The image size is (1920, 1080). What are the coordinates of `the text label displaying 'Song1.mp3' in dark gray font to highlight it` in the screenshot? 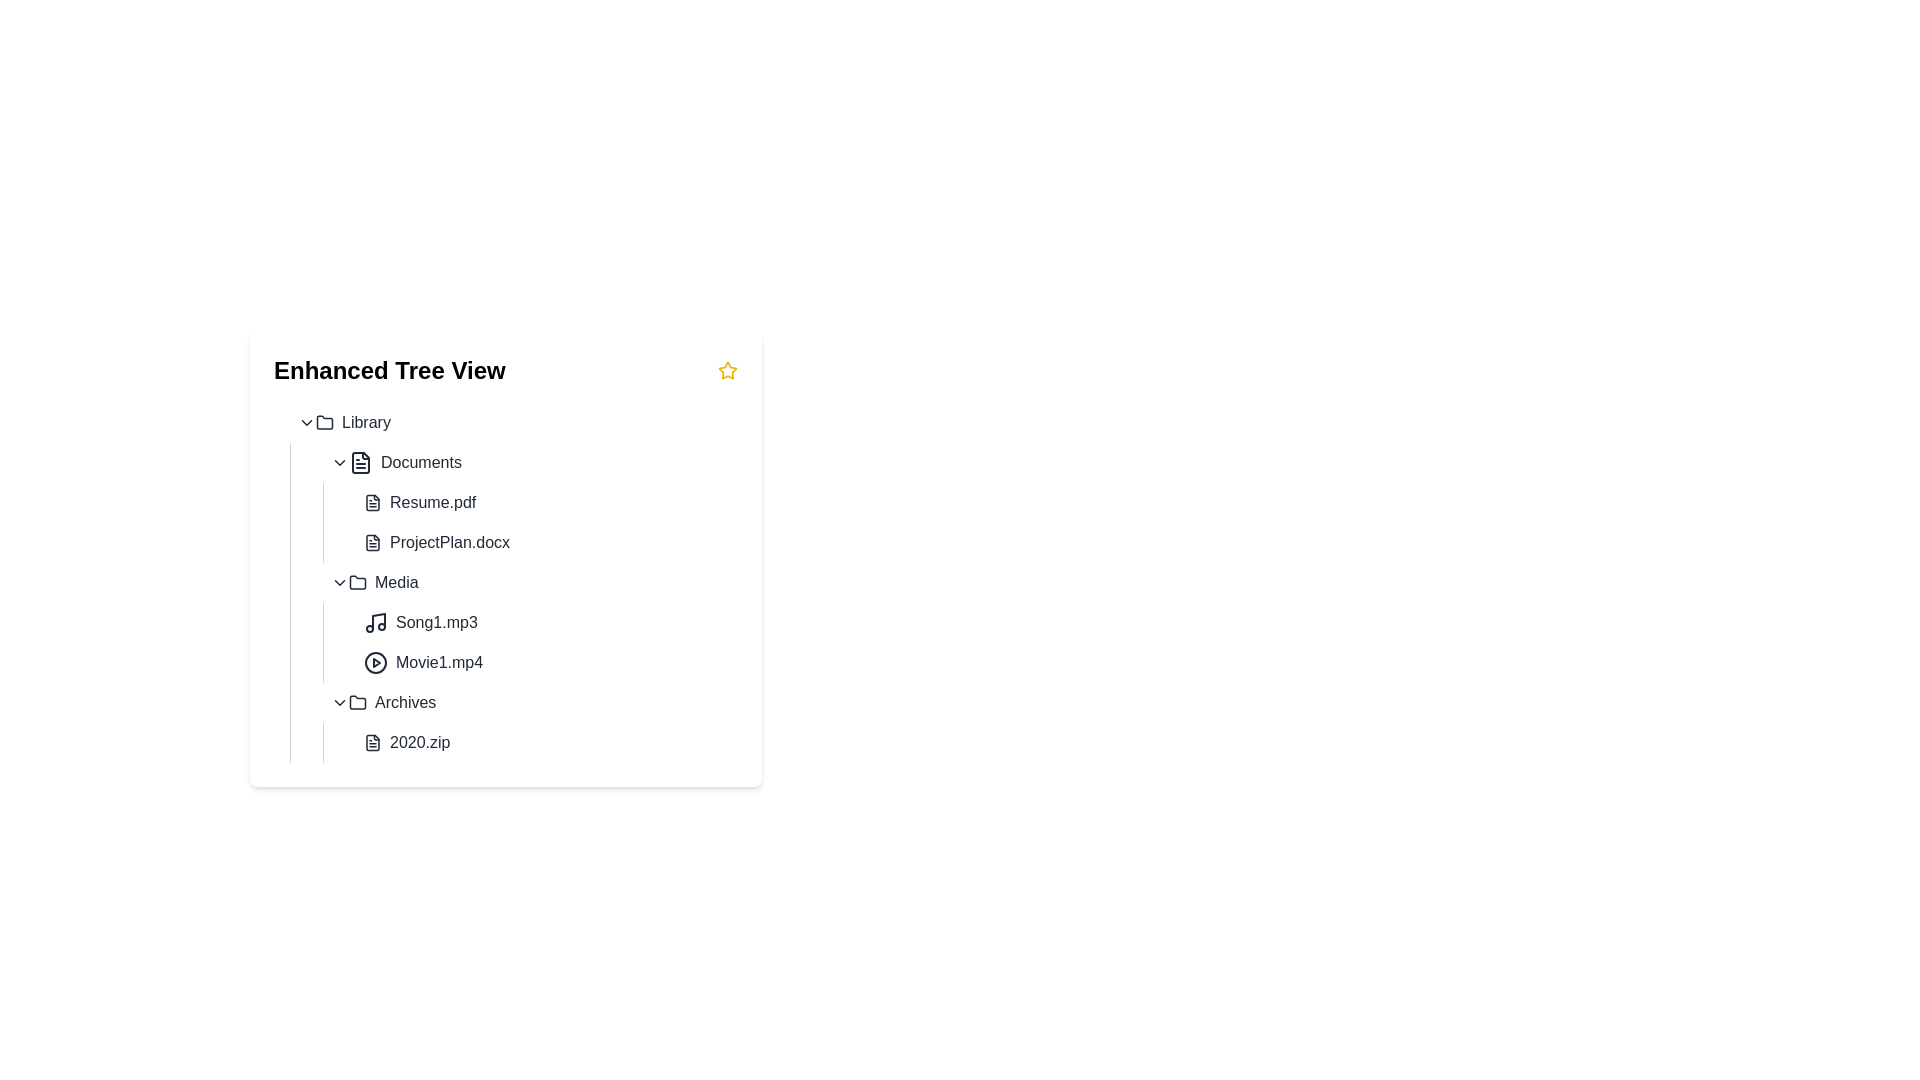 It's located at (435, 622).